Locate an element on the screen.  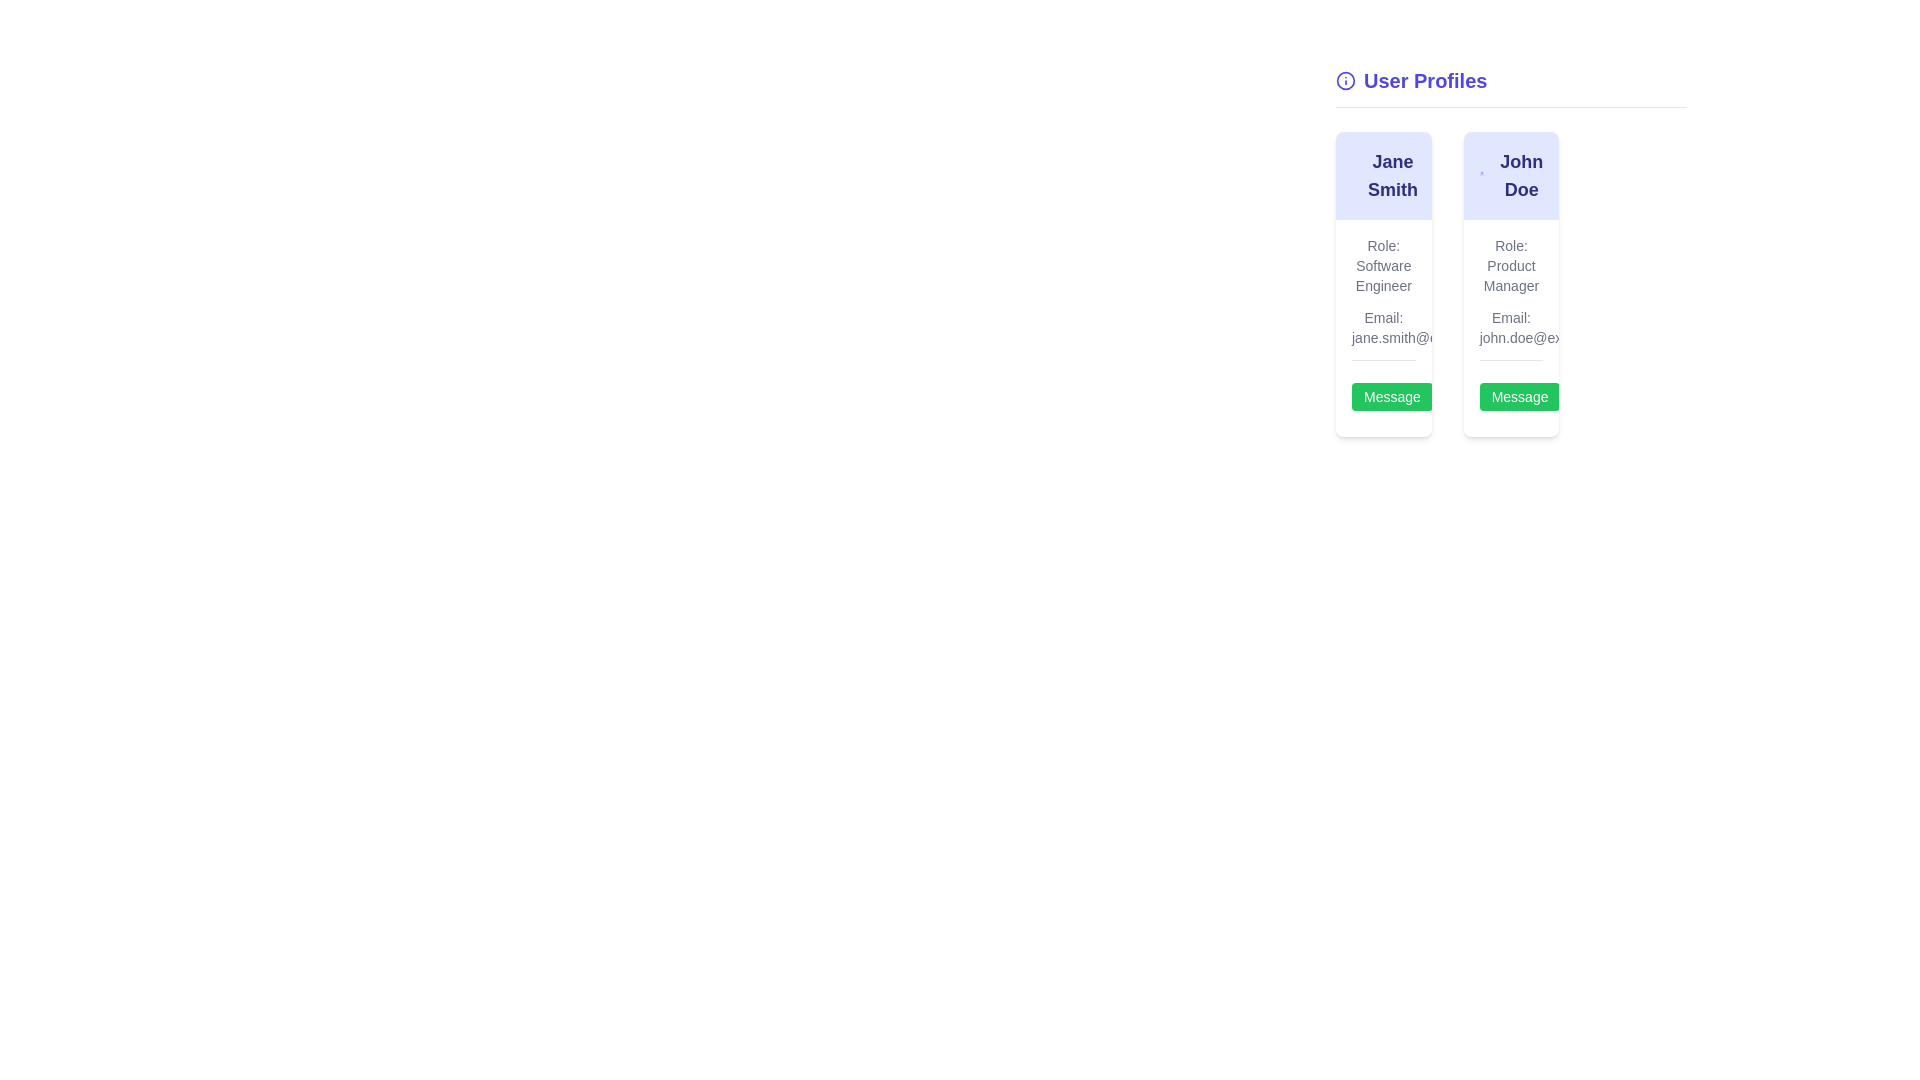
the 'Message' button located below the text displaying 'Role: Software Engineer' and 'Email: jane.smith@example.com' within Jane Smith's profile section is located at coordinates (1382, 327).